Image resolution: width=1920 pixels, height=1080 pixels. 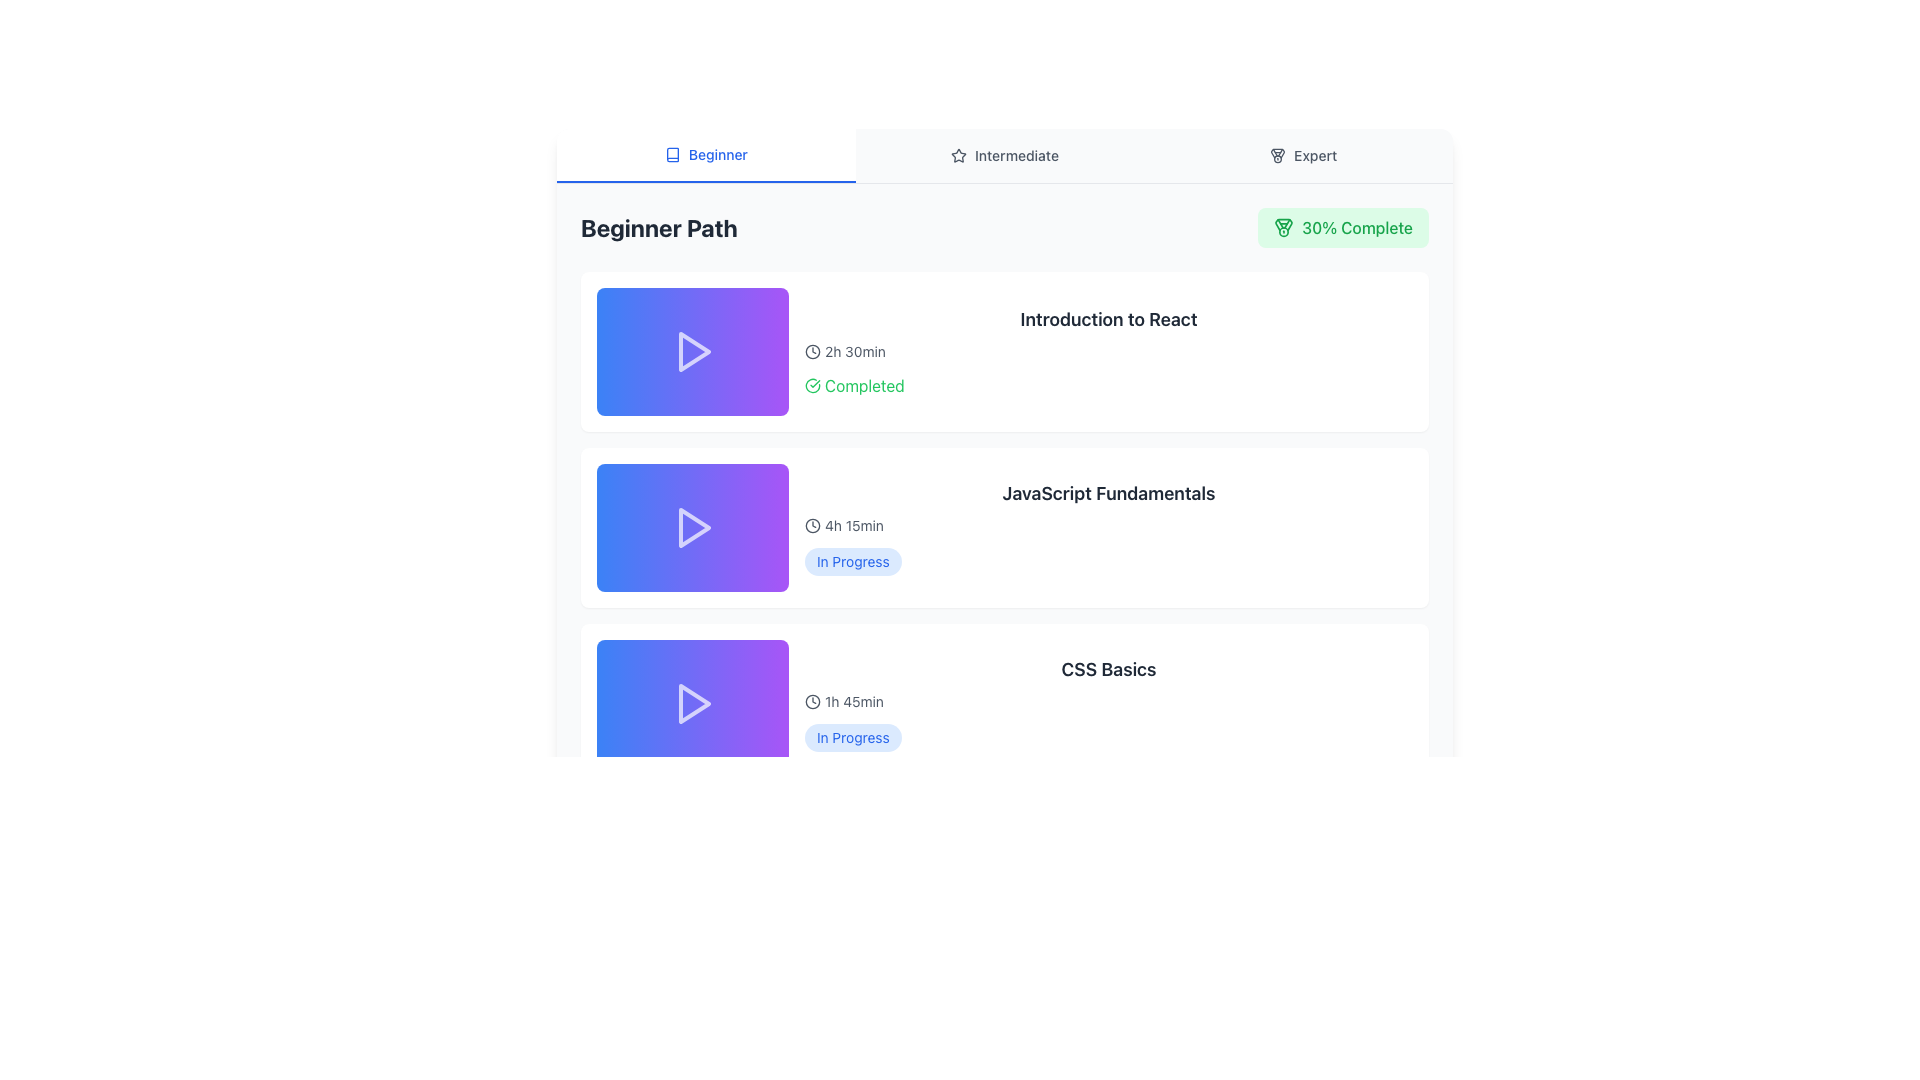 What do you see at coordinates (1303, 154) in the screenshot?
I see `the 'Expert' button, which is the third button in a sequence of three labeled 'Beginner', 'Intermediate', and 'Expert'` at bounding box center [1303, 154].